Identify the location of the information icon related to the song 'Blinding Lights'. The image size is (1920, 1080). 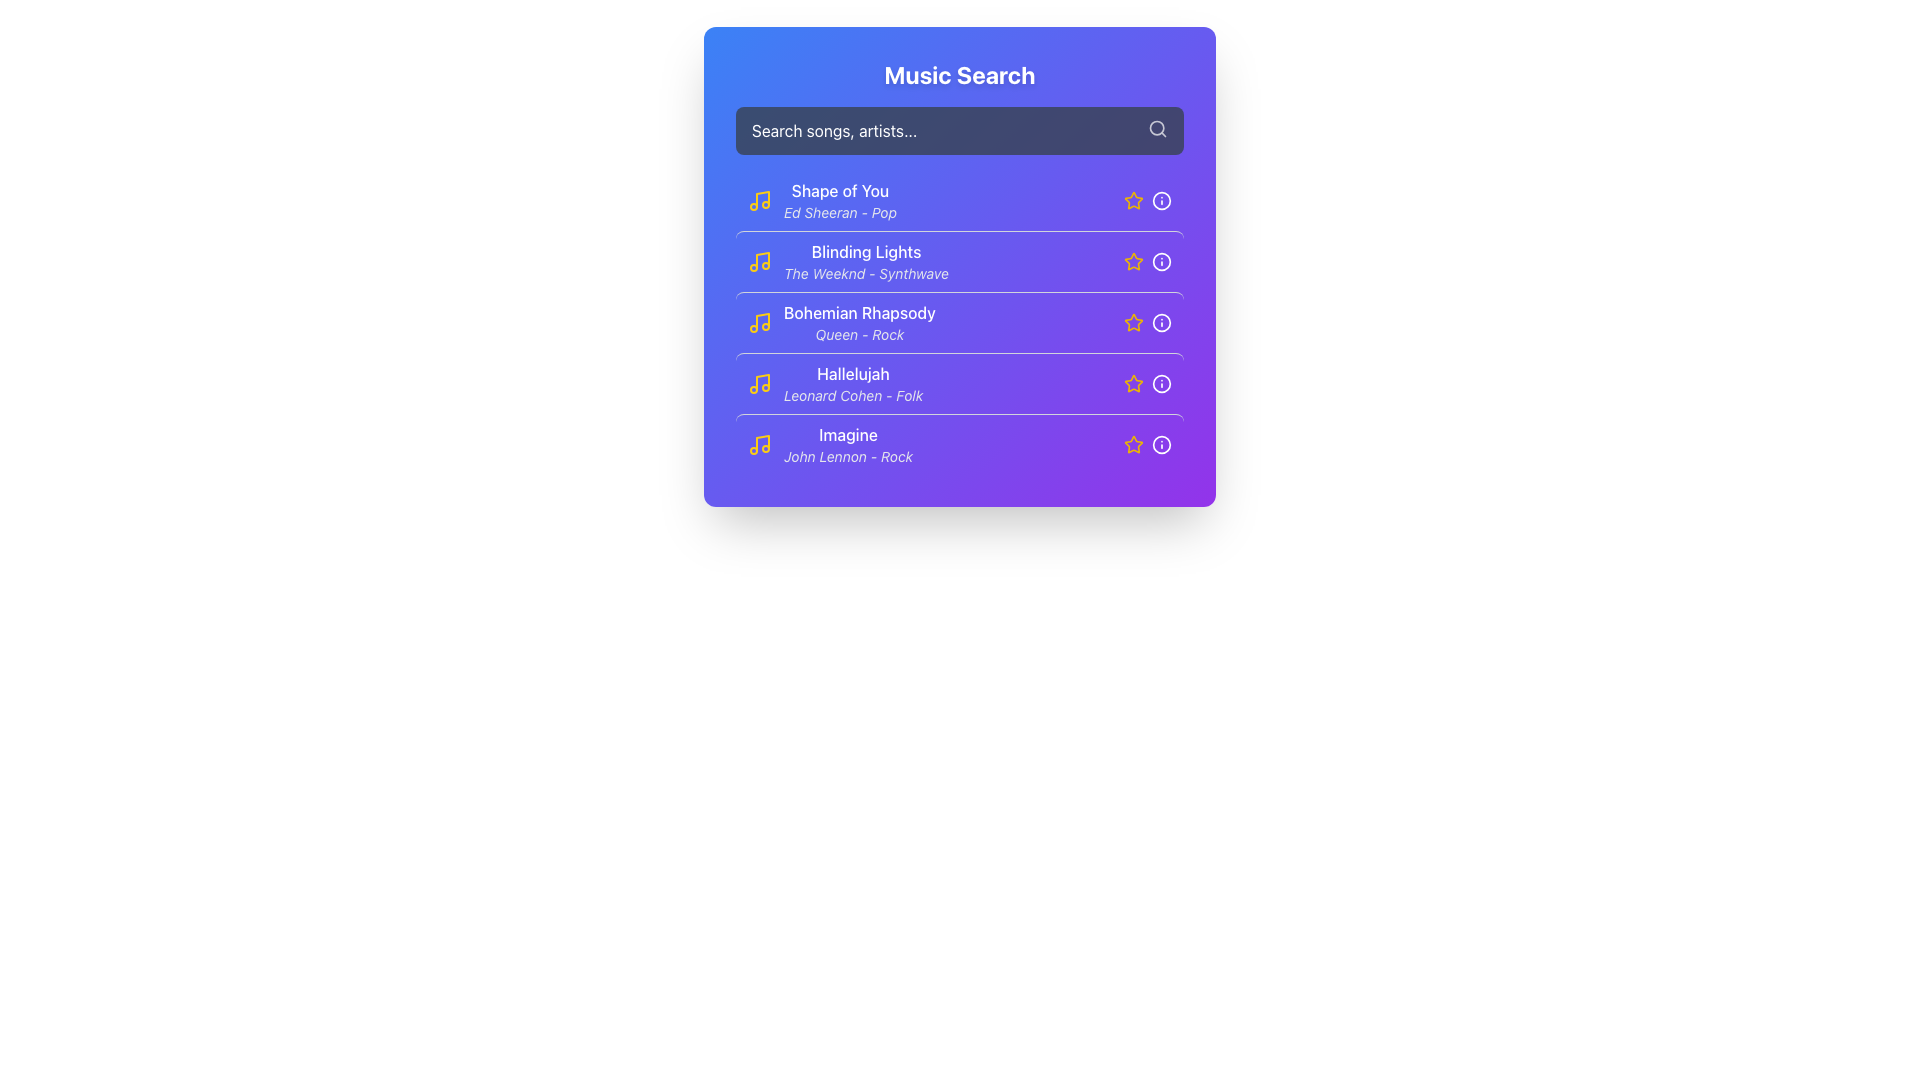
(1161, 261).